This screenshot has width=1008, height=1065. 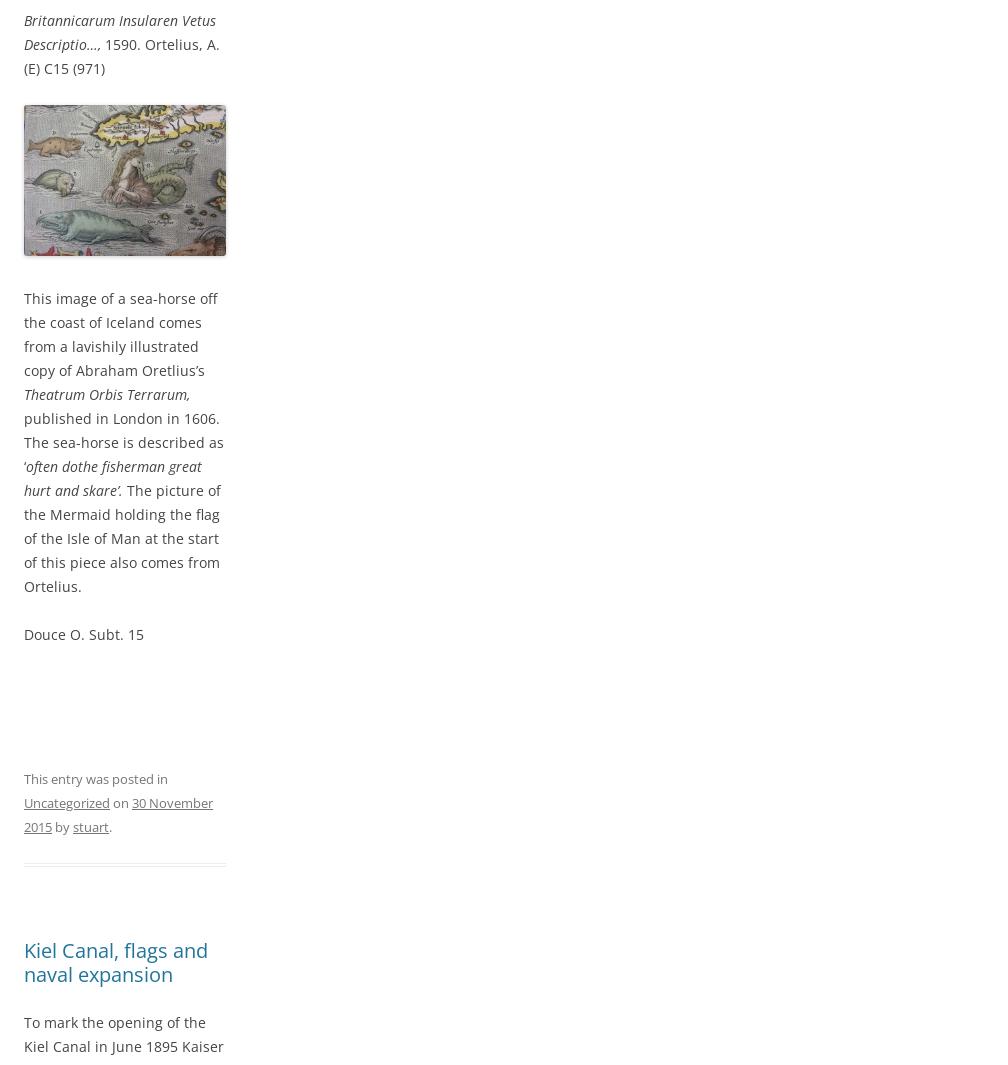 What do you see at coordinates (83, 634) in the screenshot?
I see `'Douce O. Subt. 15'` at bounding box center [83, 634].